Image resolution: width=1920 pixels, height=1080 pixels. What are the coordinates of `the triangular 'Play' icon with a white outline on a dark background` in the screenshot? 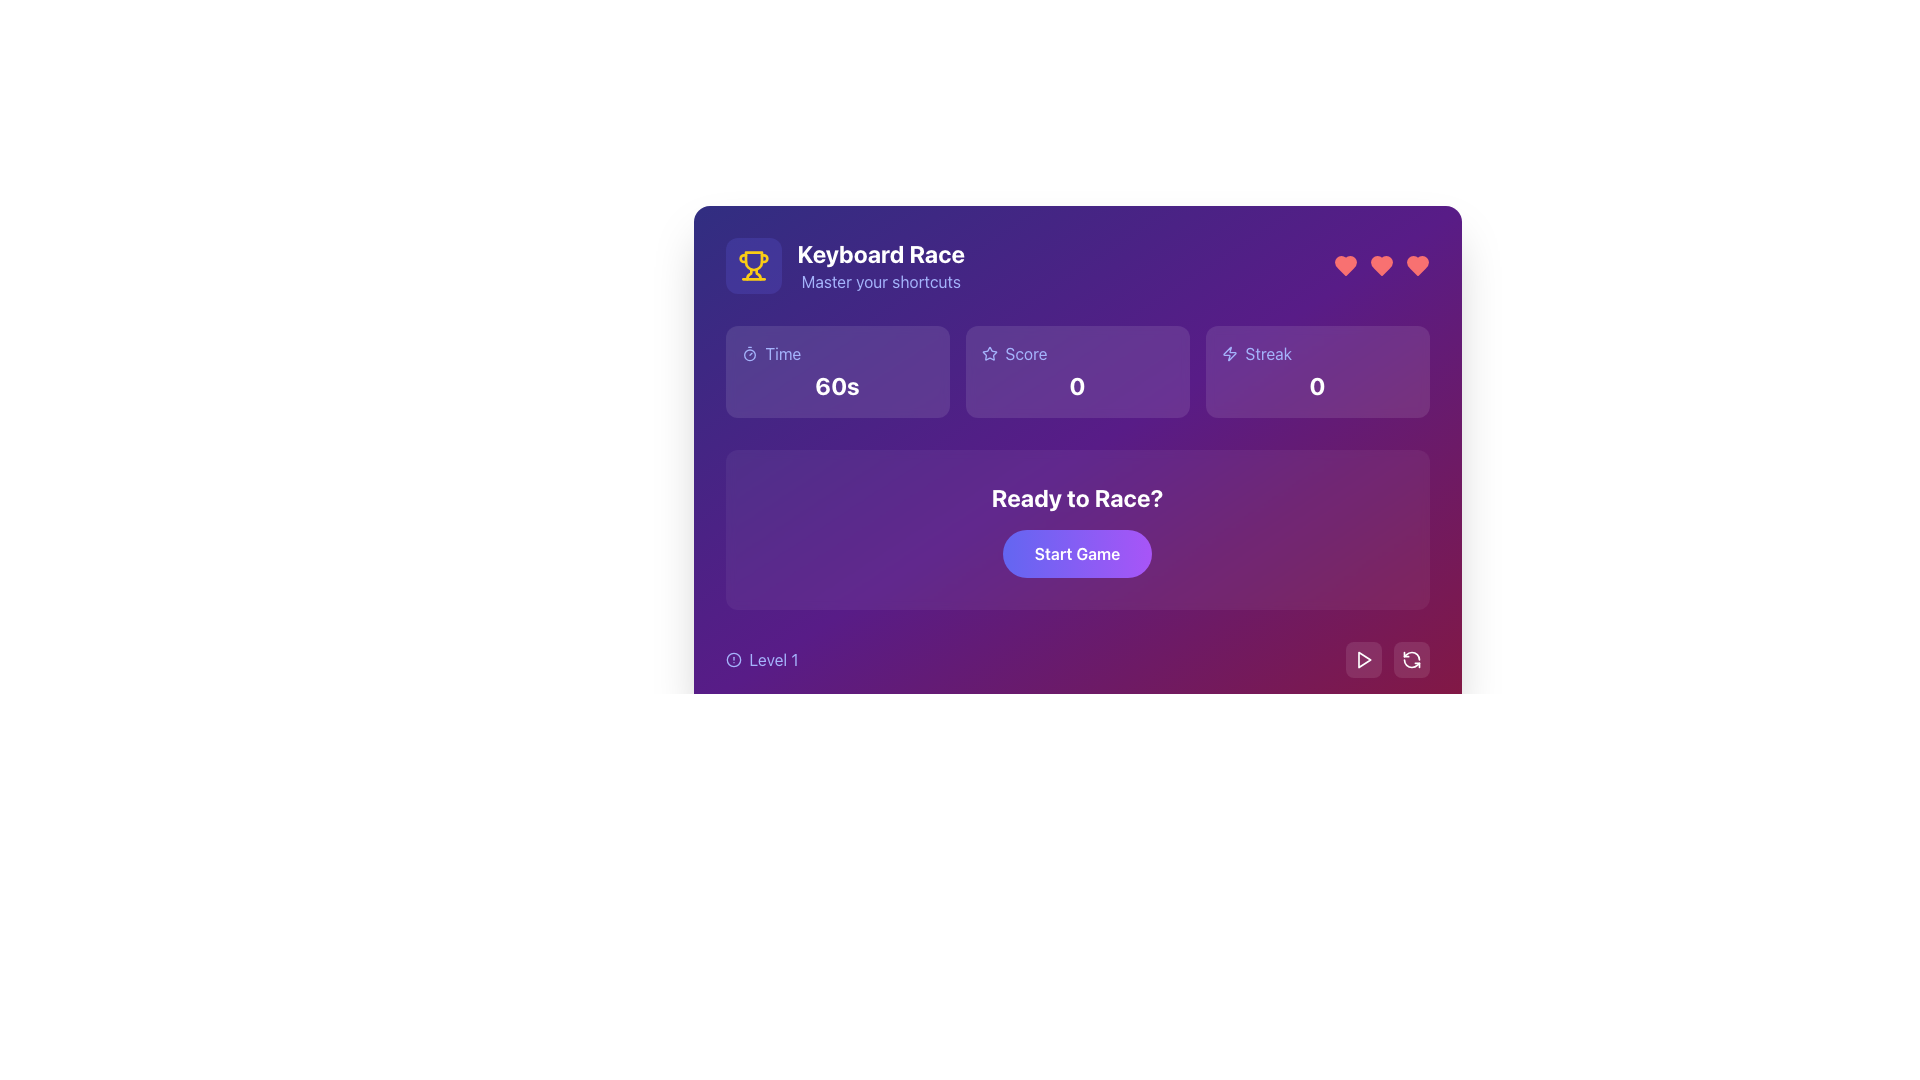 It's located at (1362, 659).